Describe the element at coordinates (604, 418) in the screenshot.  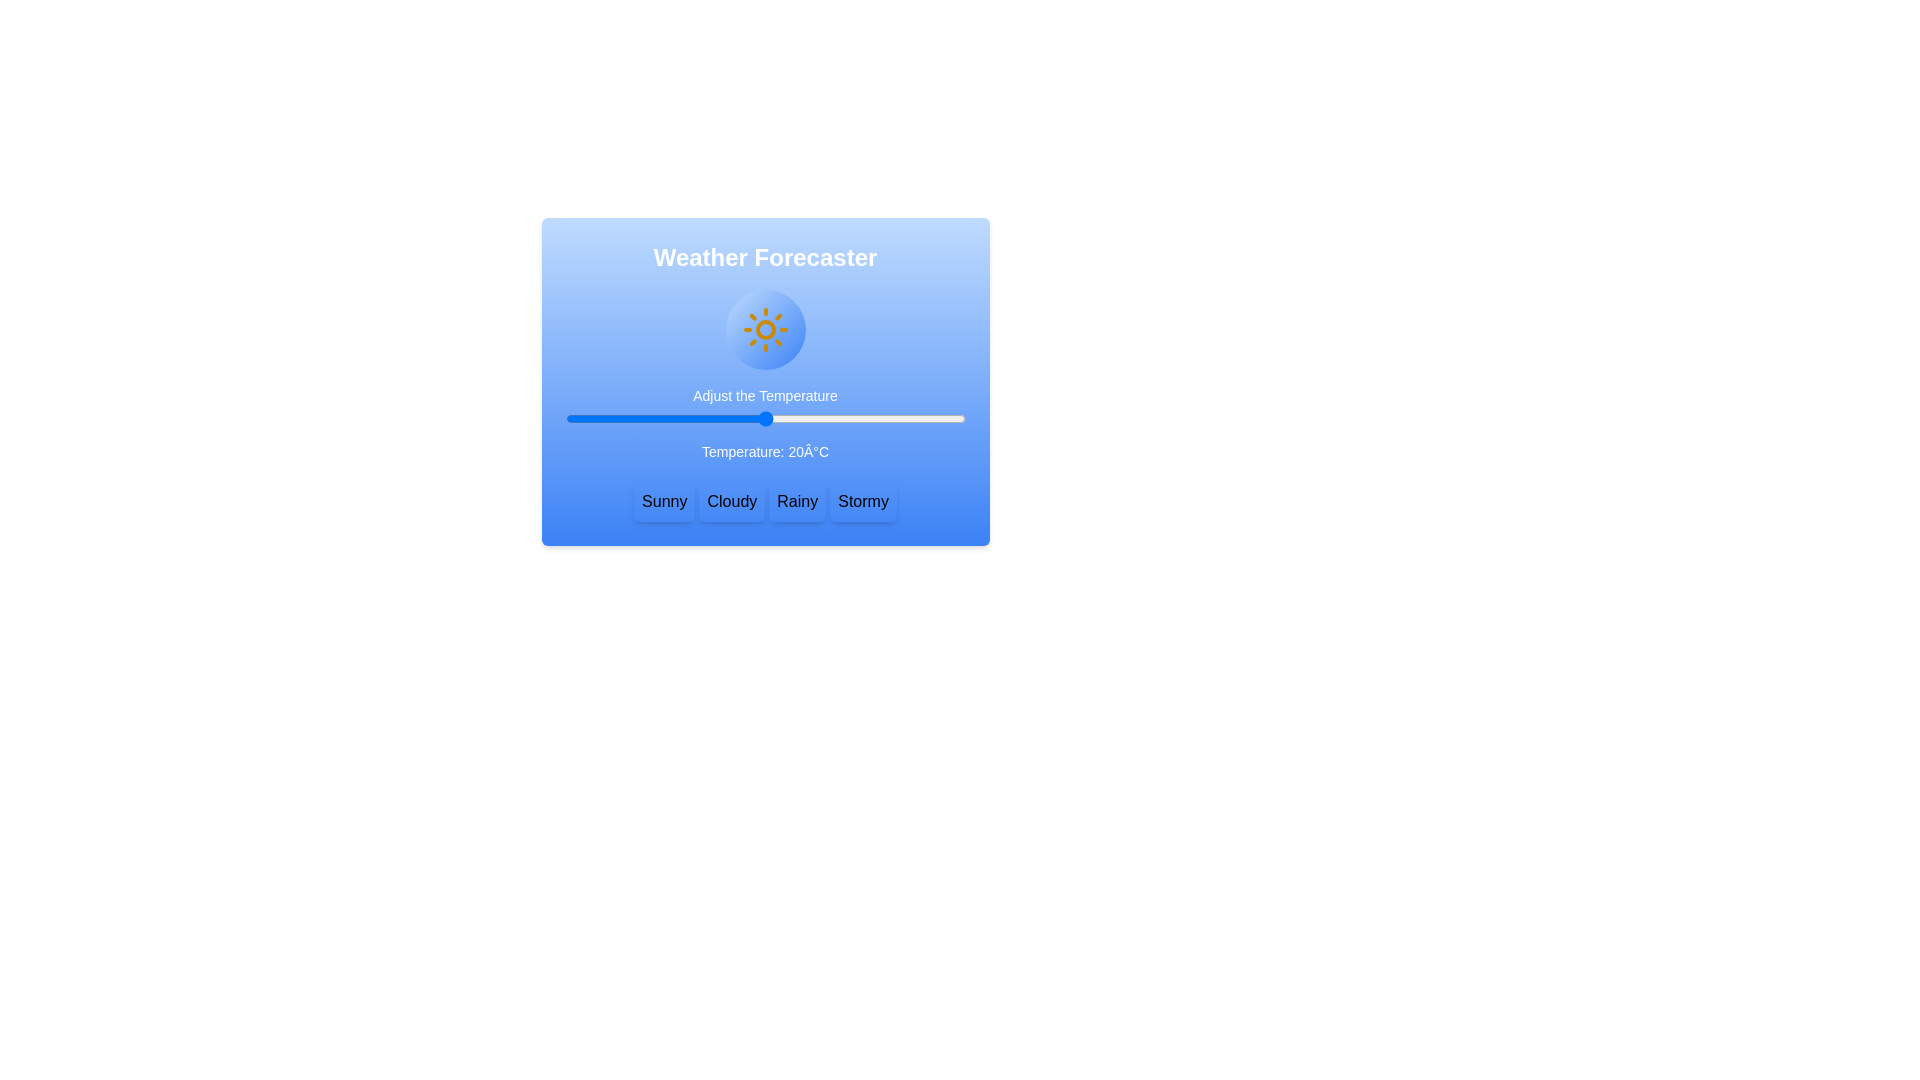
I see `the temperature slider to -4 degrees` at that location.